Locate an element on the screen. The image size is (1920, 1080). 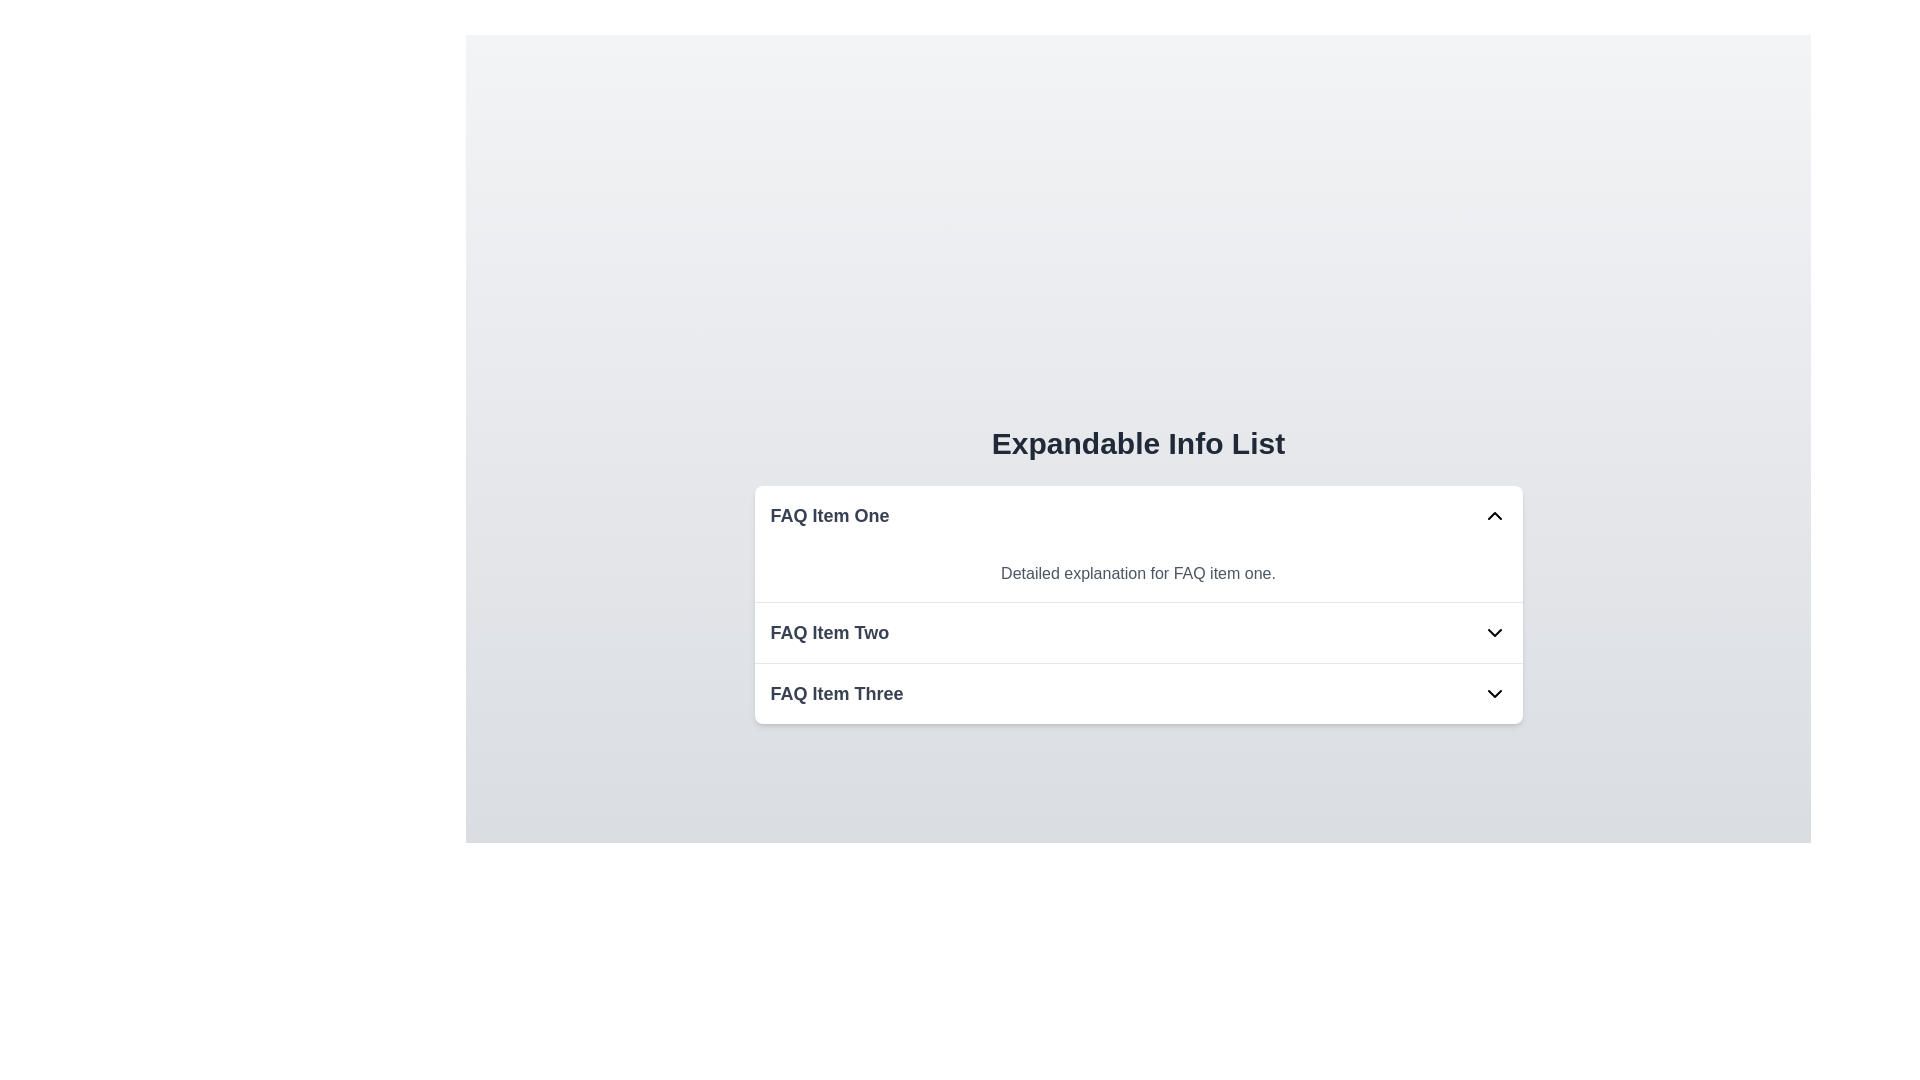
the 'FAQ Item One' toggle item in the Interactive row is located at coordinates (1138, 515).